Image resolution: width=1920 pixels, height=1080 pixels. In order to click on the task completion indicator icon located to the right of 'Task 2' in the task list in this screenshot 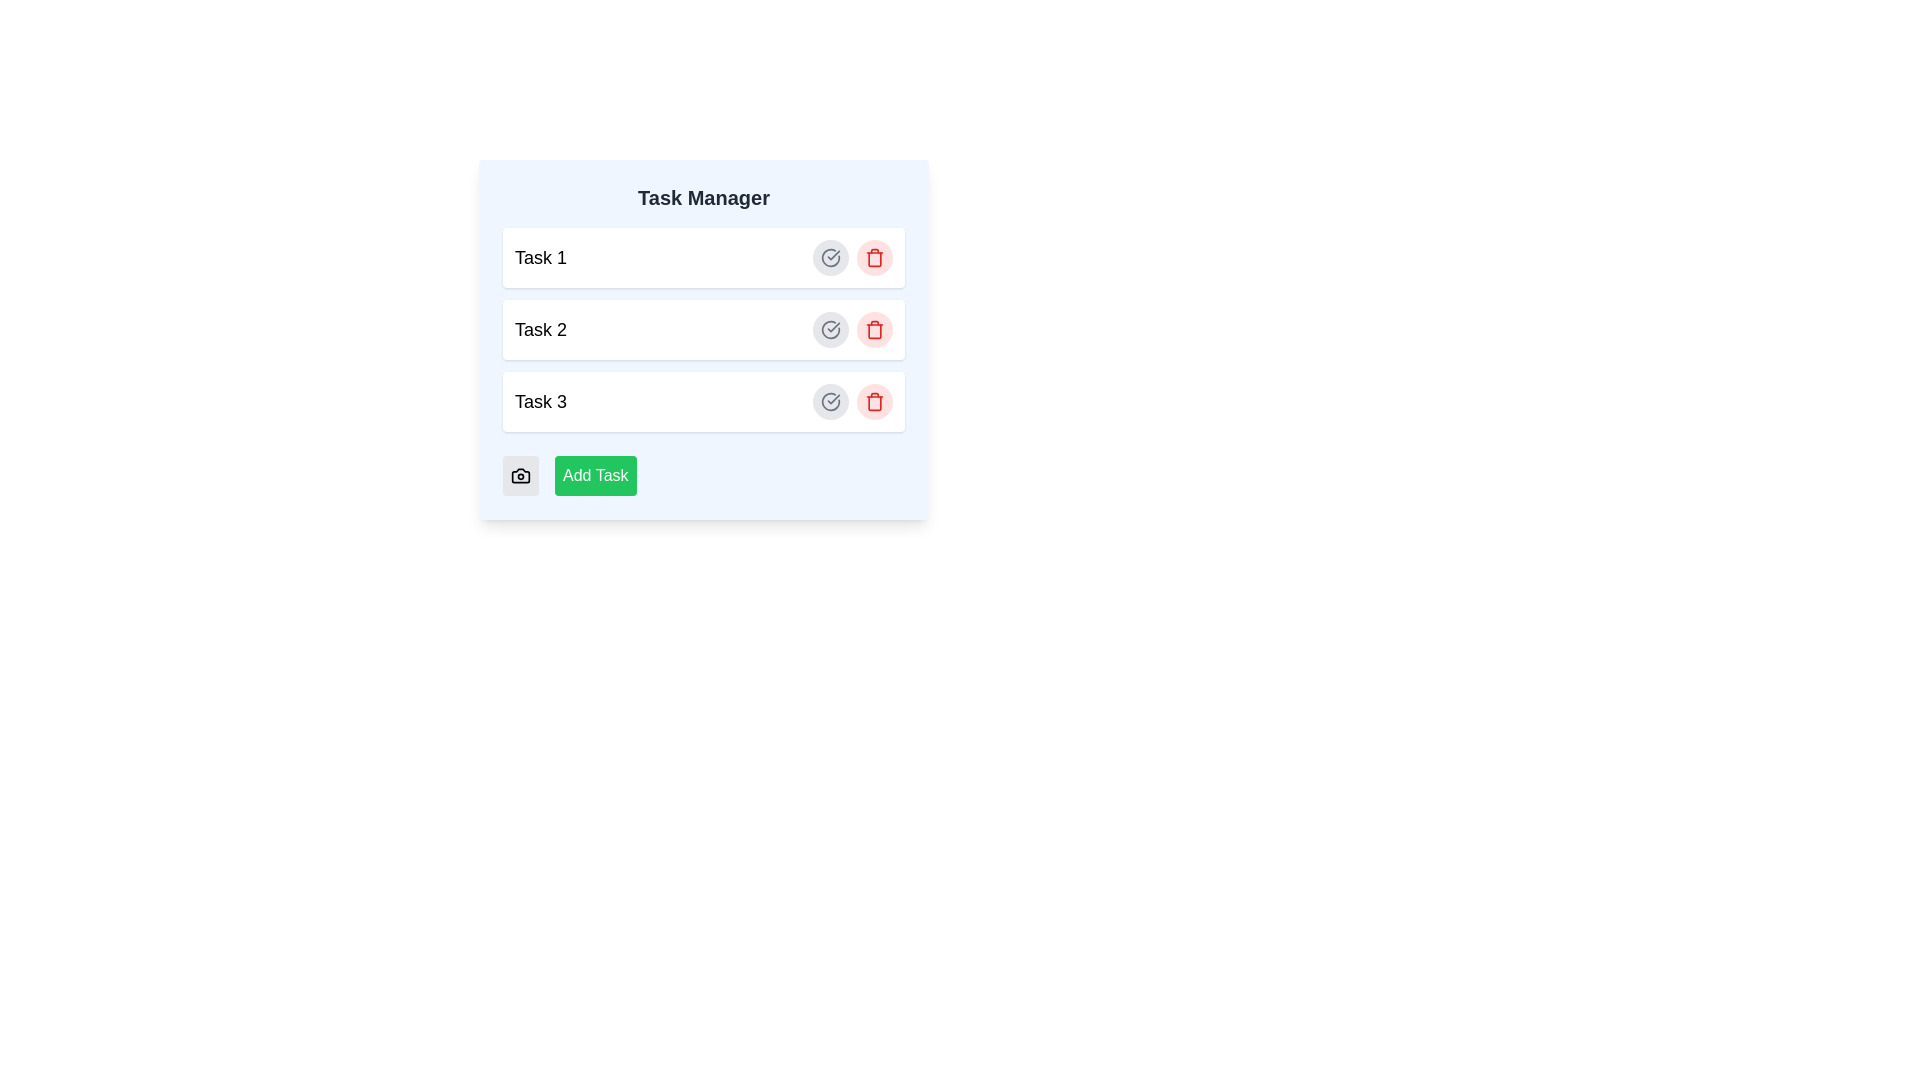, I will do `click(830, 329)`.